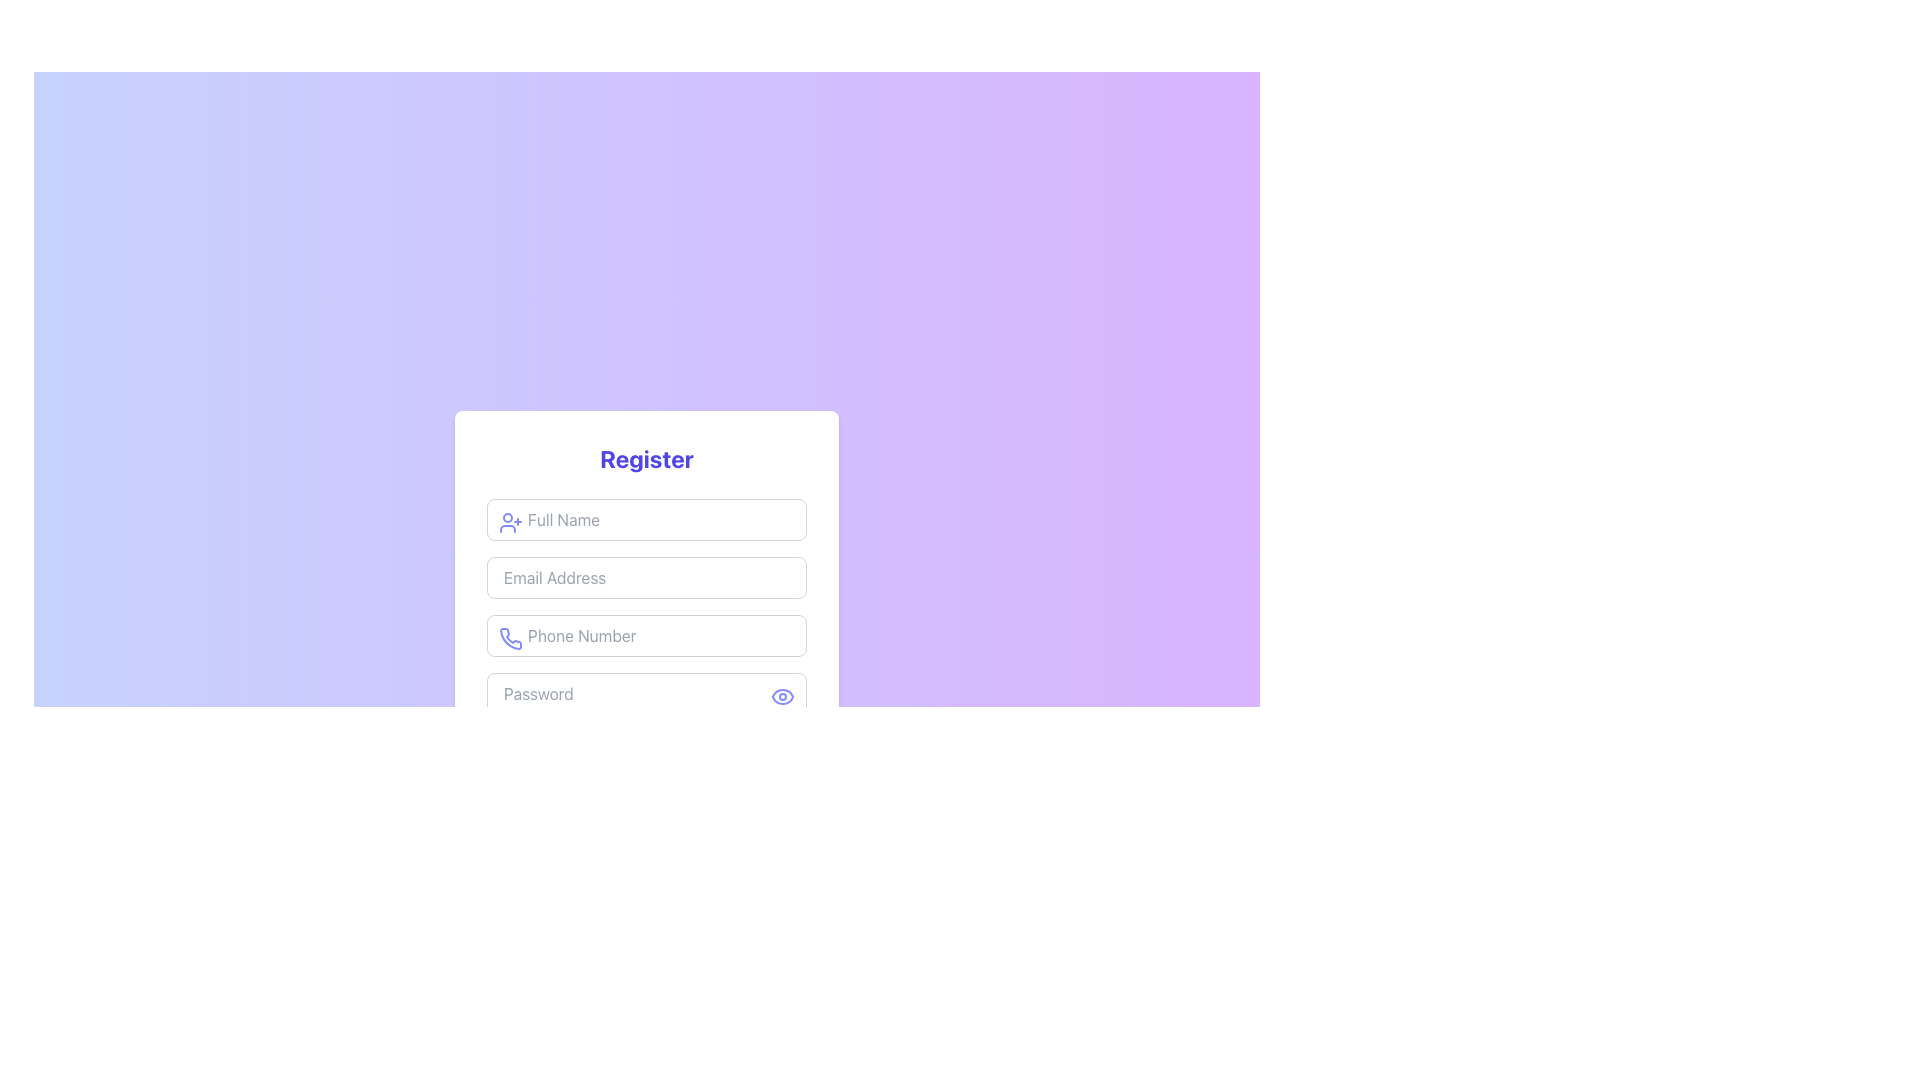 This screenshot has height=1080, width=1920. I want to click on the small indigo eye icon located at the top-right corner of the password input field, so click(781, 696).